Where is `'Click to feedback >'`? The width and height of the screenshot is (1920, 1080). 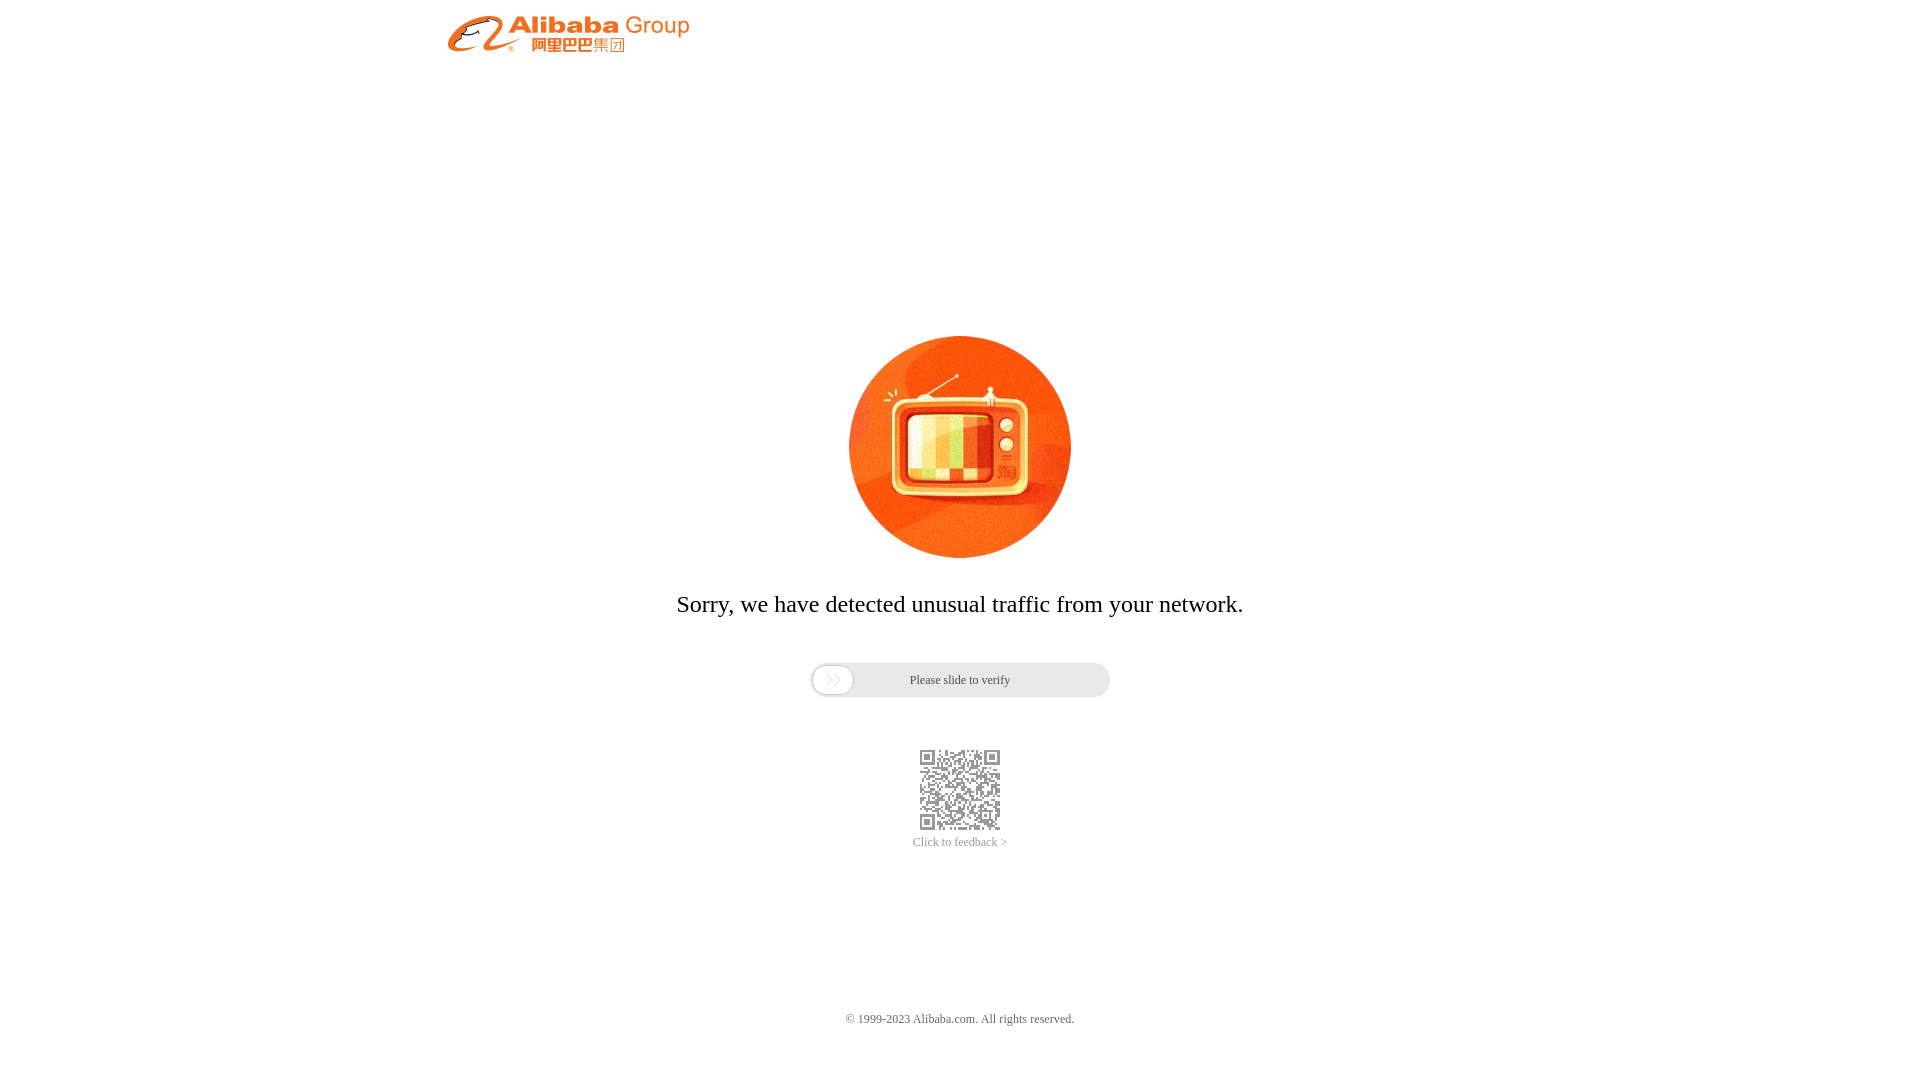
'Click to feedback >' is located at coordinates (911, 842).